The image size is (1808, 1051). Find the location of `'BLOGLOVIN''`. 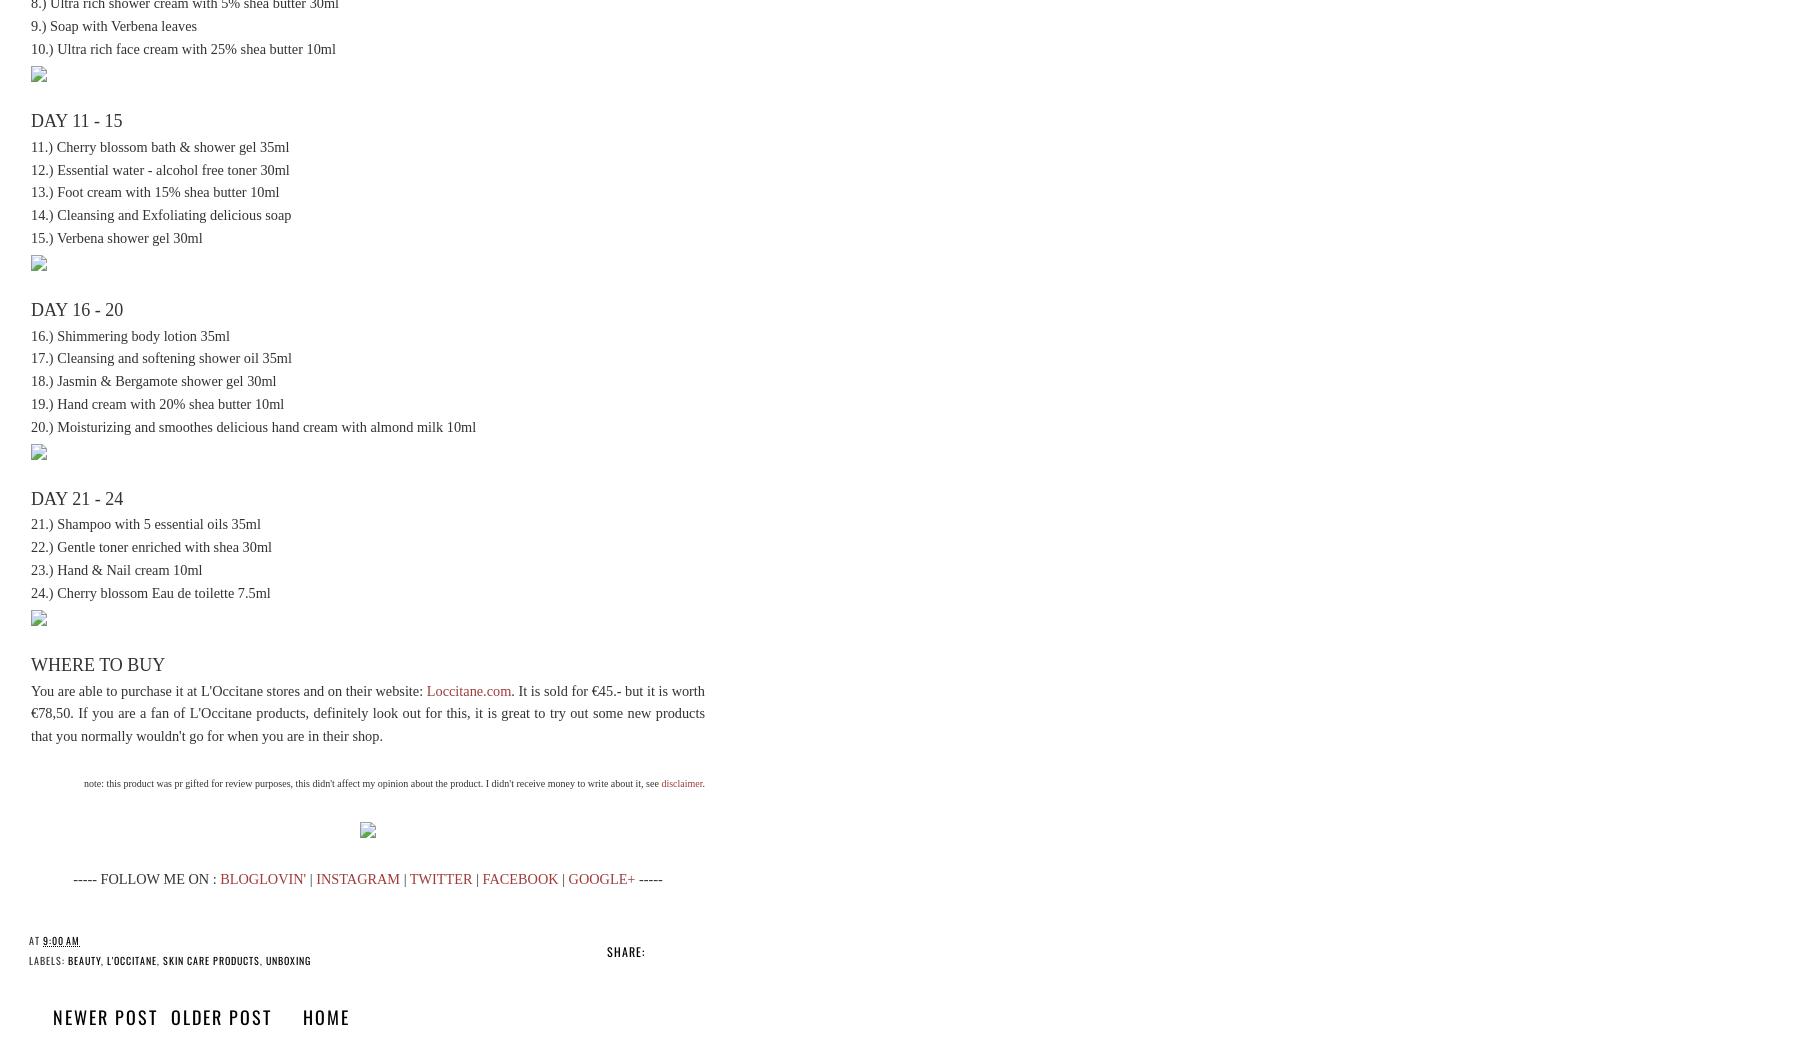

'BLOGLOVIN'' is located at coordinates (262, 877).